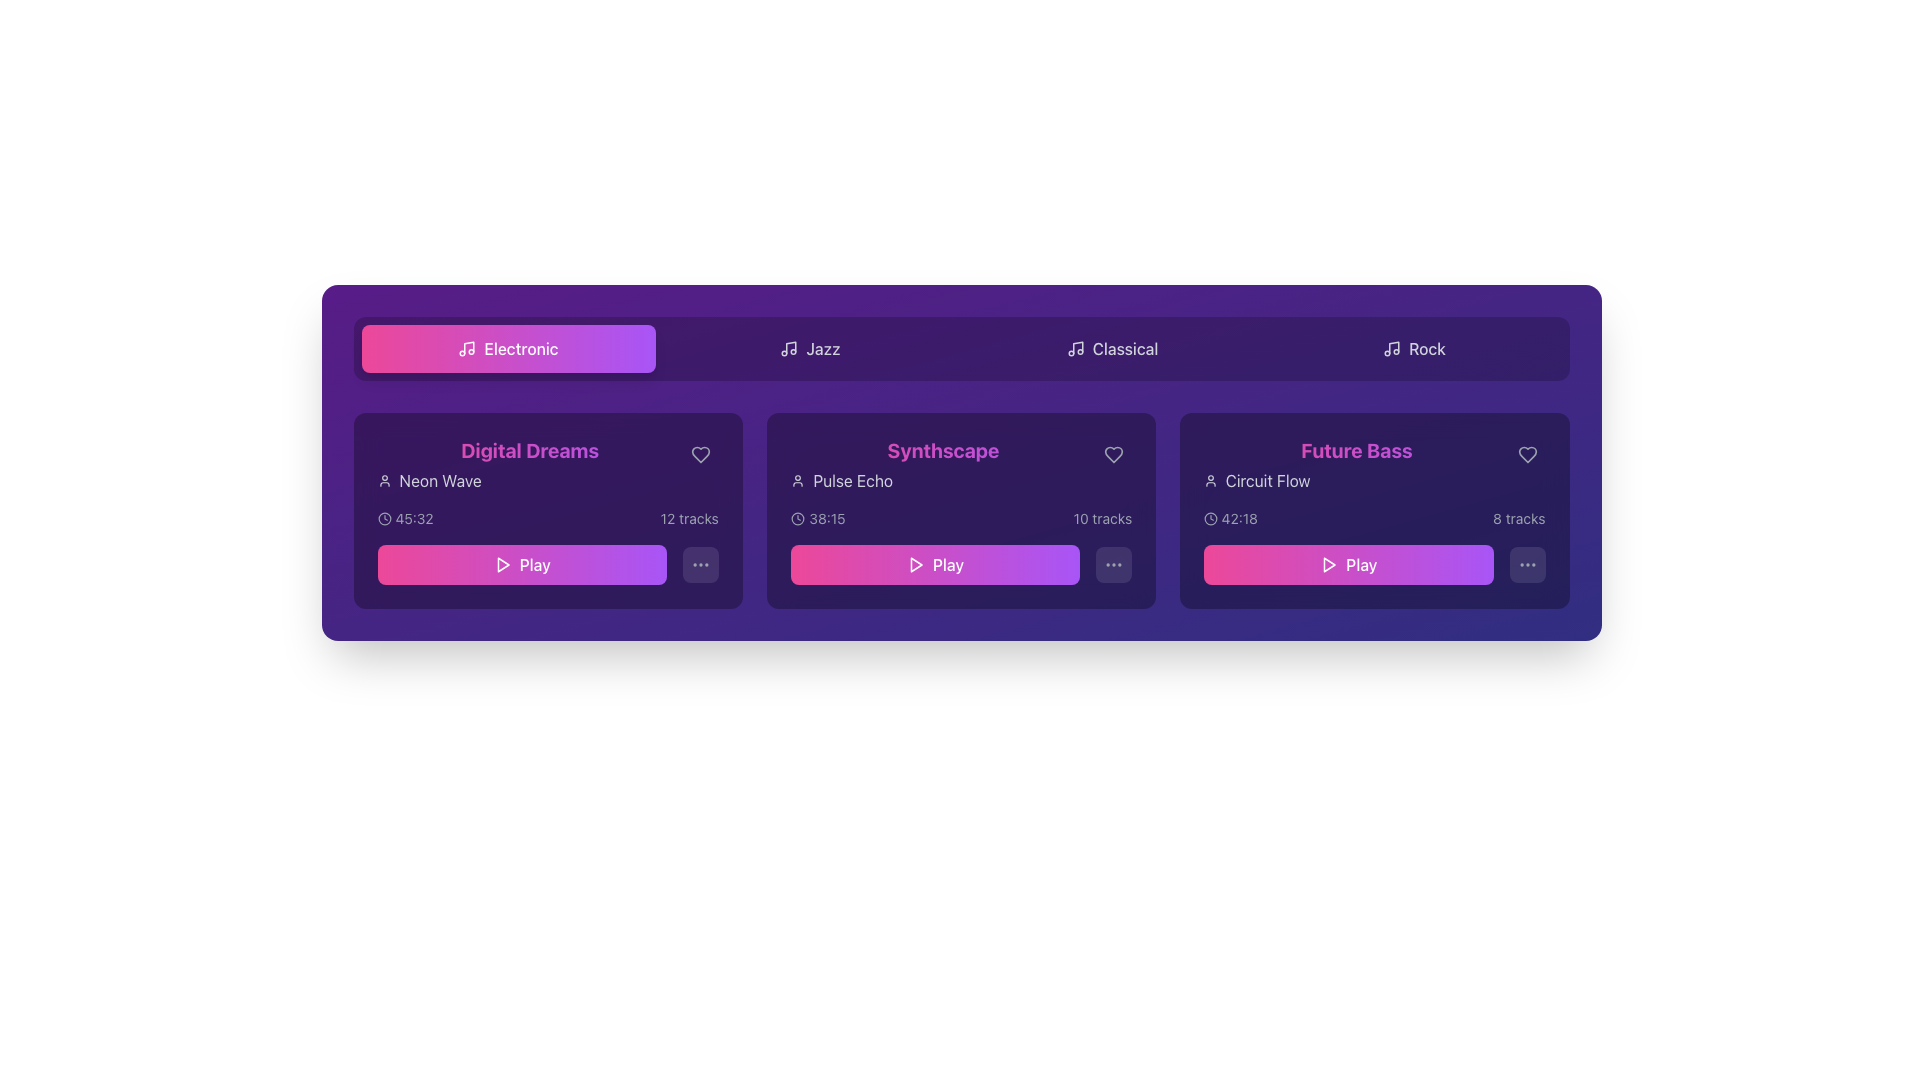  What do you see at coordinates (942, 465) in the screenshot?
I see `the title section of the content card, which is visually distinct and positioned at the top of the middle card in a three-card layout` at bounding box center [942, 465].